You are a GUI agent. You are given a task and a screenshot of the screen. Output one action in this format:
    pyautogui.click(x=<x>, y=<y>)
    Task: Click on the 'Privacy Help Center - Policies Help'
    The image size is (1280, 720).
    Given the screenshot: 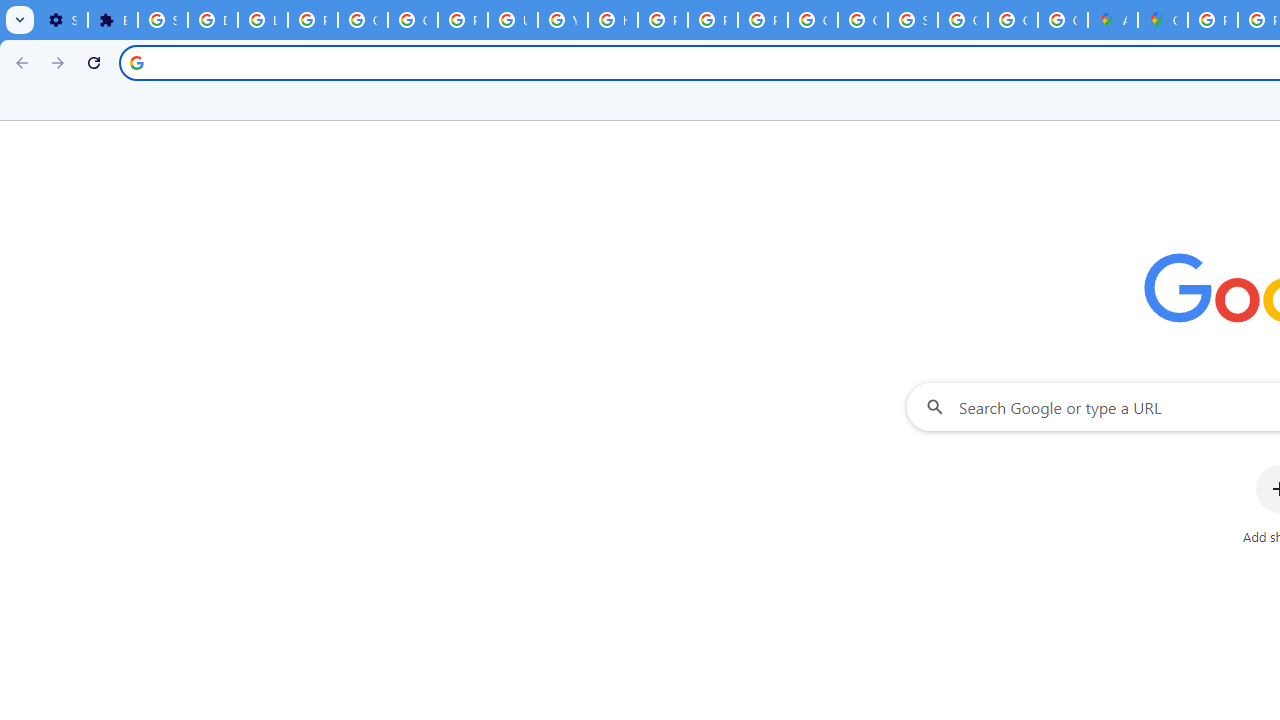 What is the action you would take?
    pyautogui.click(x=663, y=20)
    